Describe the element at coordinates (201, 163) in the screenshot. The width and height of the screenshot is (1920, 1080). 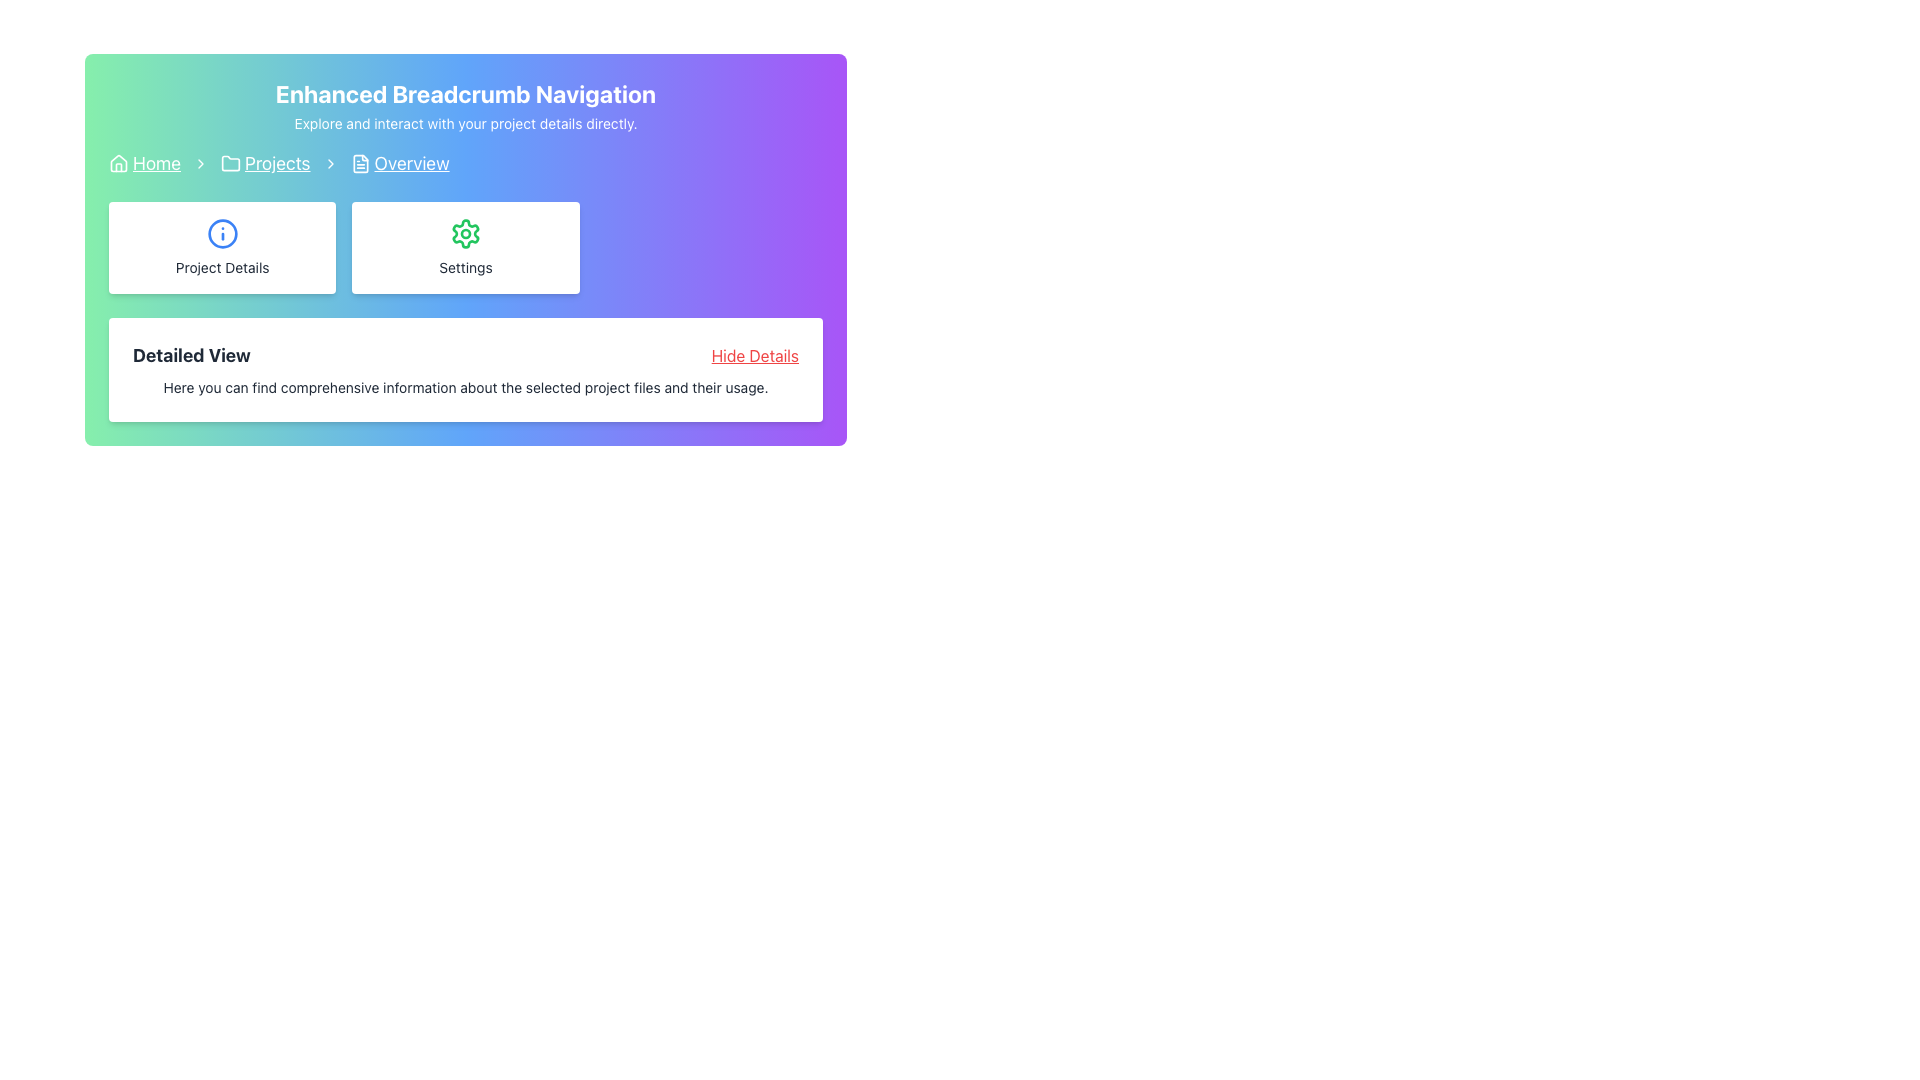
I see `the rightward-pointing chevron arrow icon located in the breadcrumb navigation between the 'Home' label and the 'Projects' label` at that location.